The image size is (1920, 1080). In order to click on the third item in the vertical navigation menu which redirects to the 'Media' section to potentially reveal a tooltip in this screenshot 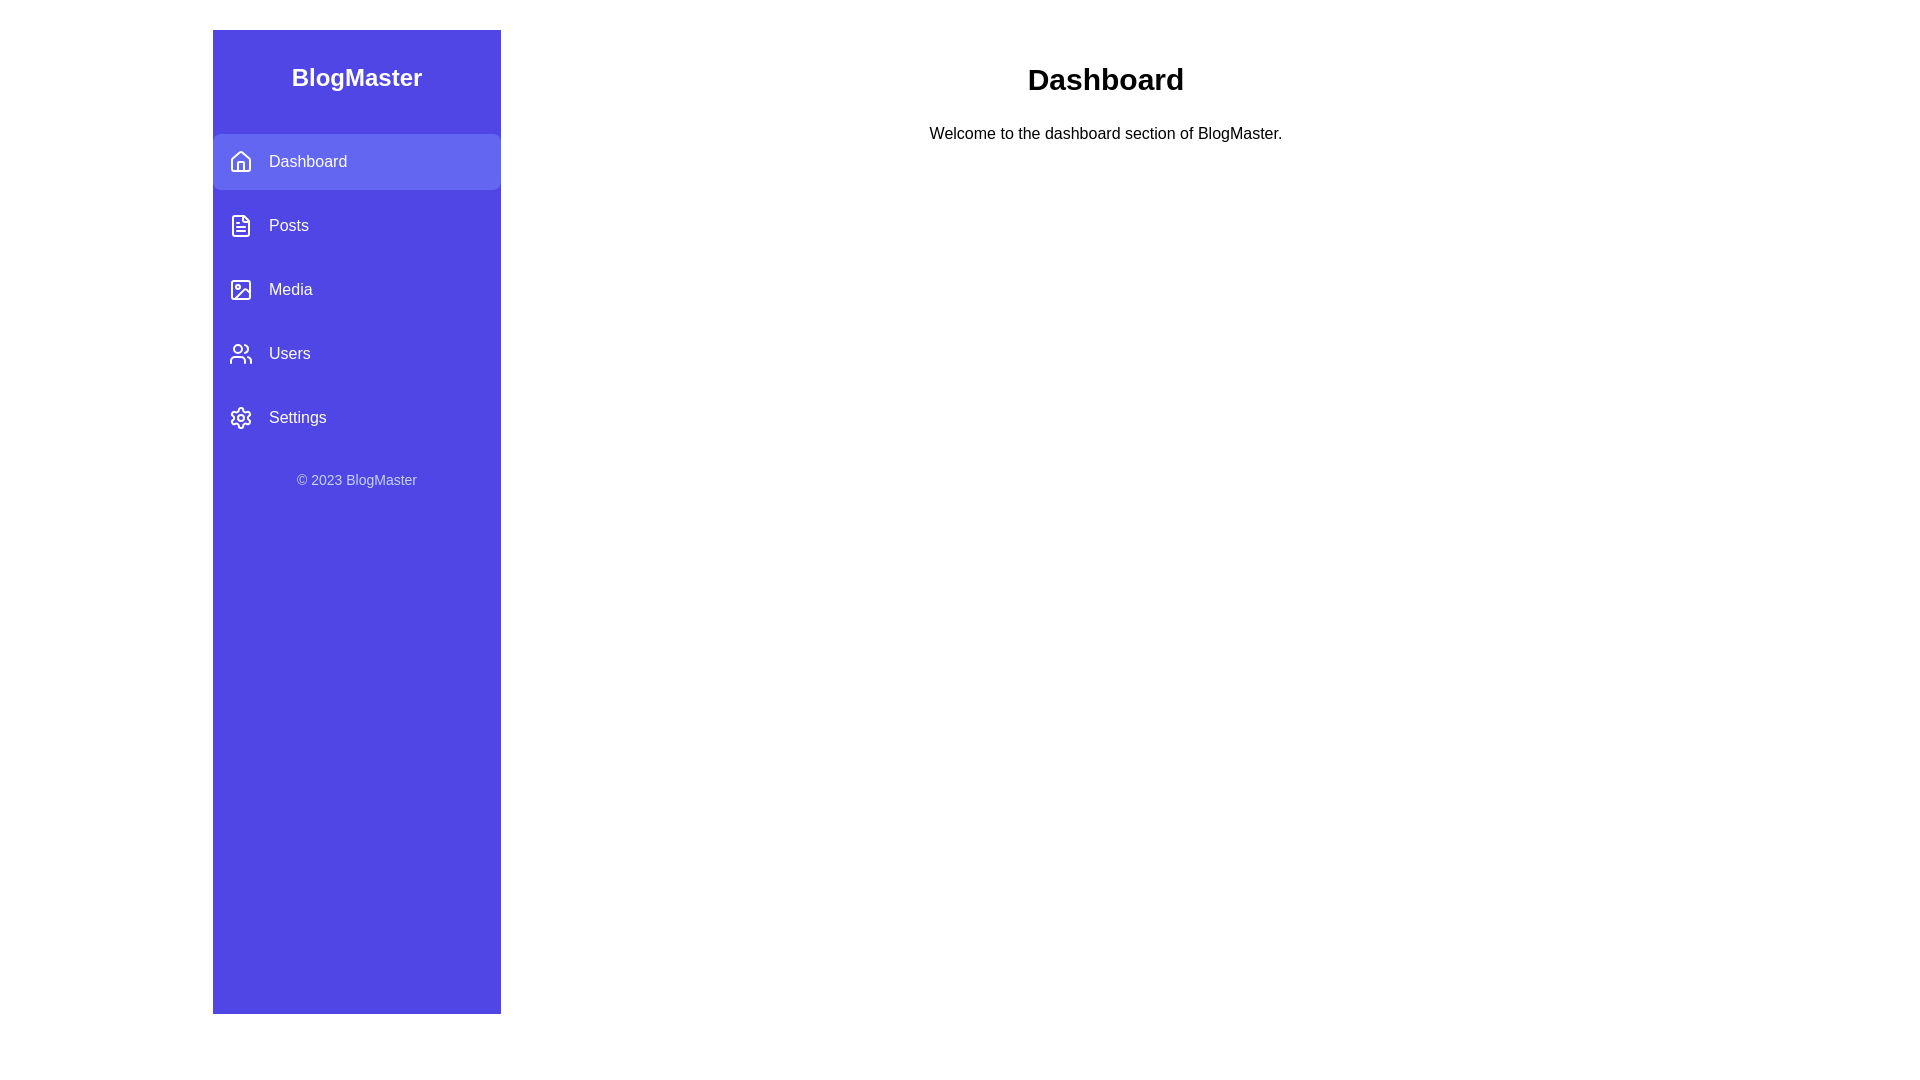, I will do `click(356, 289)`.